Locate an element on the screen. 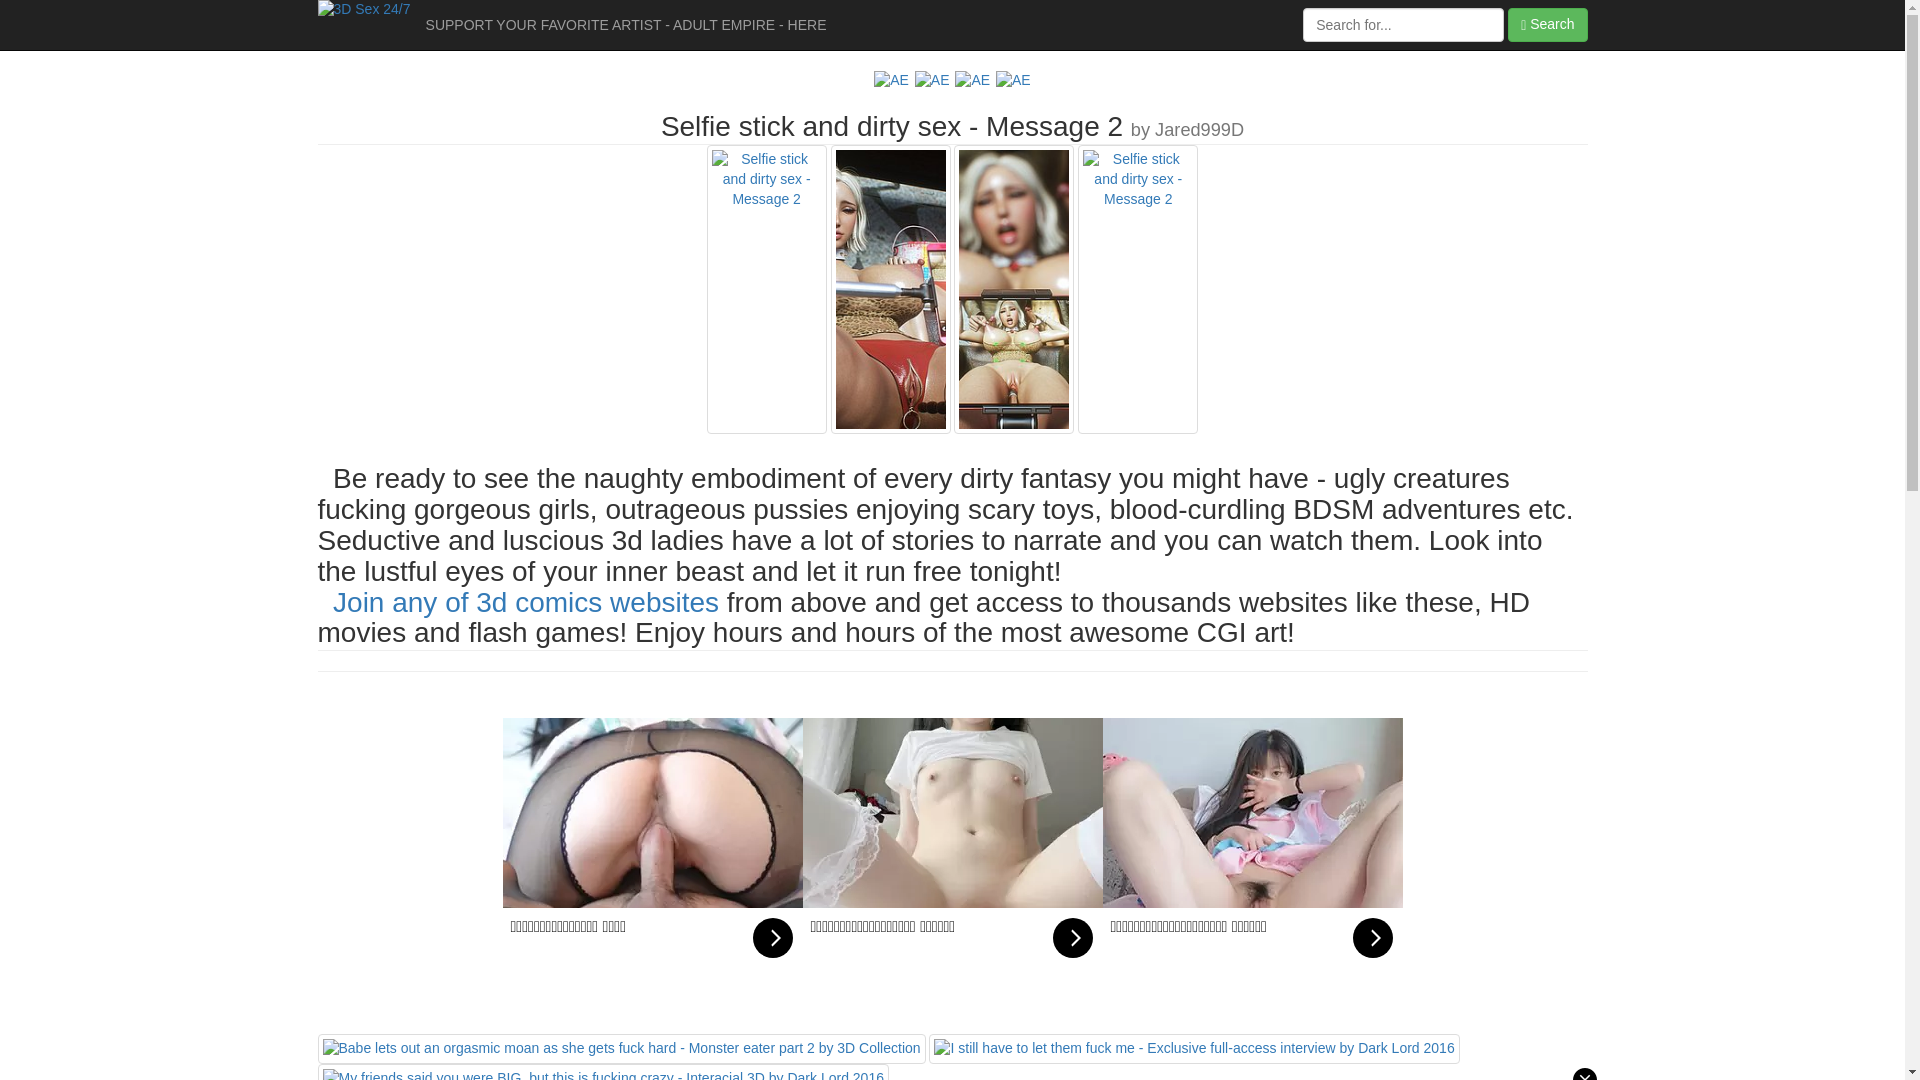  'Search' is located at coordinates (1546, 24).